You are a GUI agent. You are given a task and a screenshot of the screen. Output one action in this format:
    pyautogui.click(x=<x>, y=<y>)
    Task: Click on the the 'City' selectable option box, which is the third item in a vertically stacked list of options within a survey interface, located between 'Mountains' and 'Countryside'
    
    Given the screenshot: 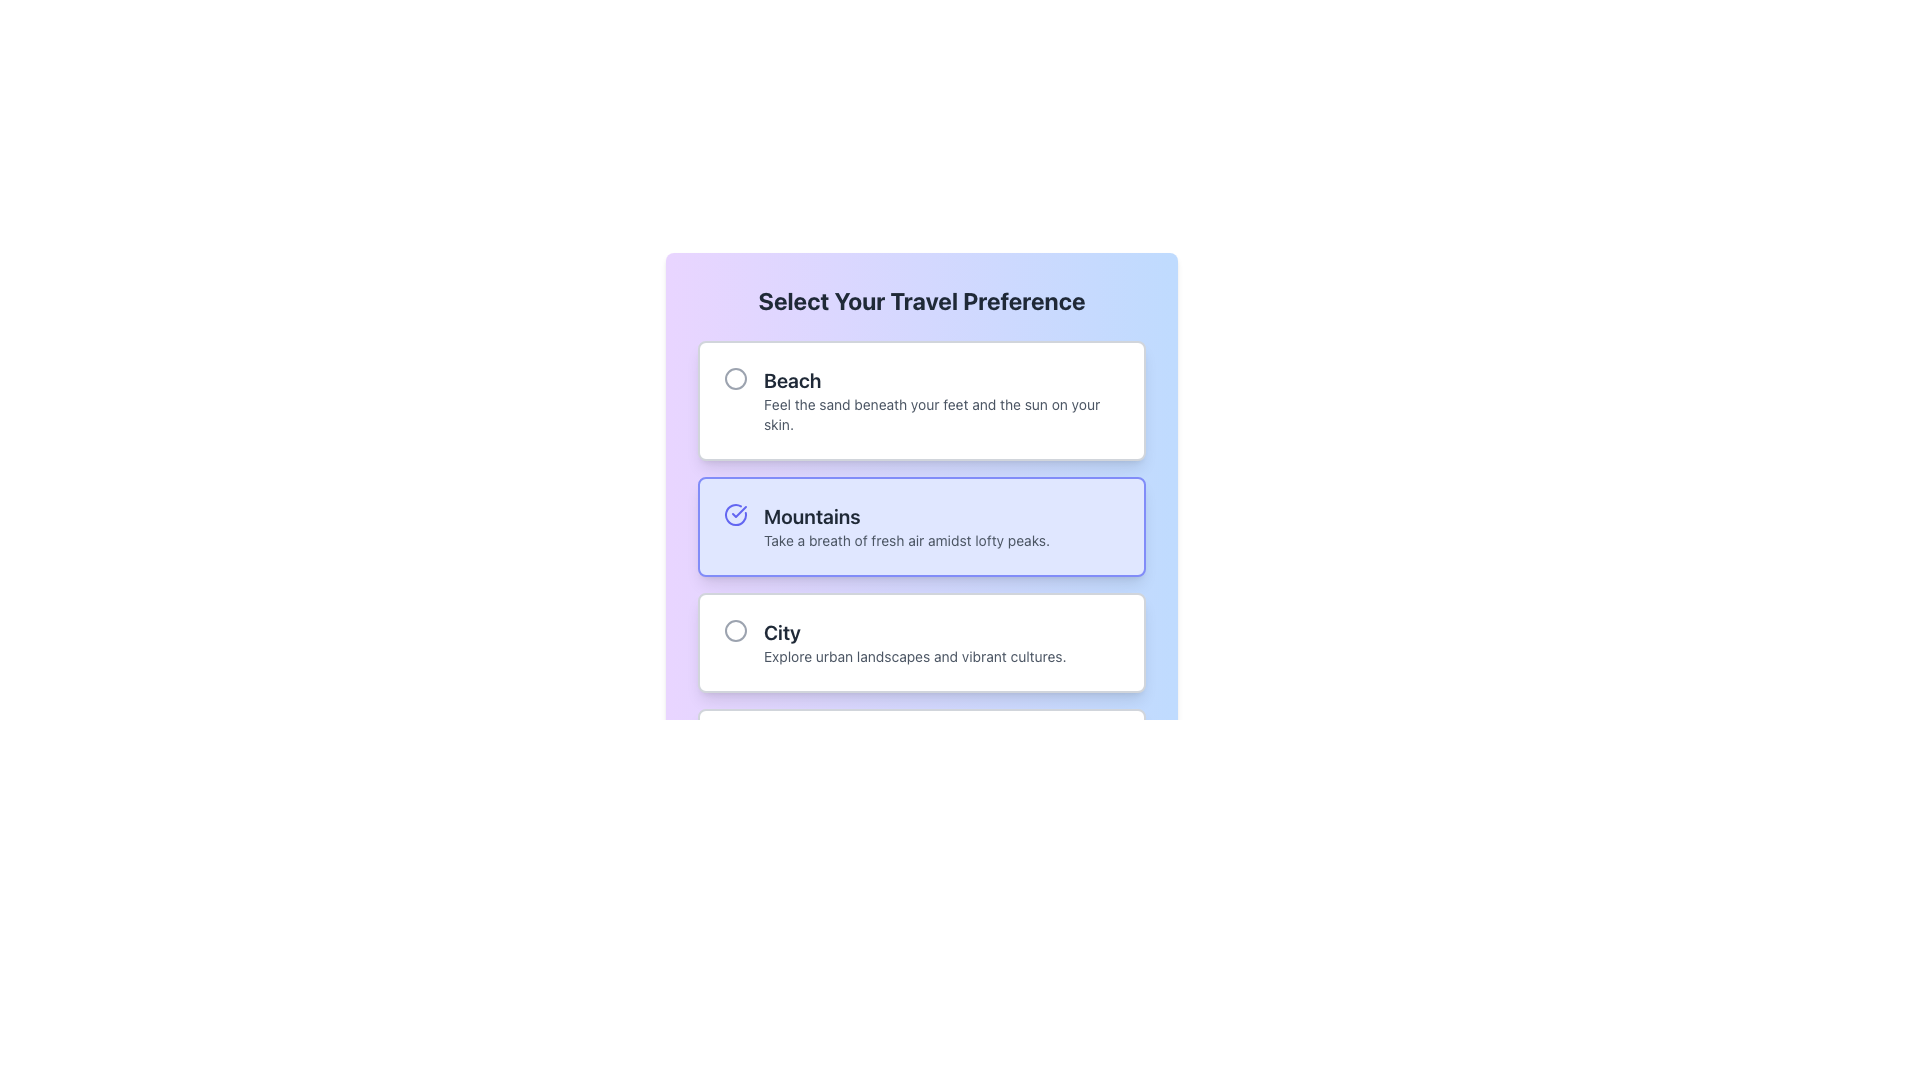 What is the action you would take?
    pyautogui.click(x=920, y=643)
    